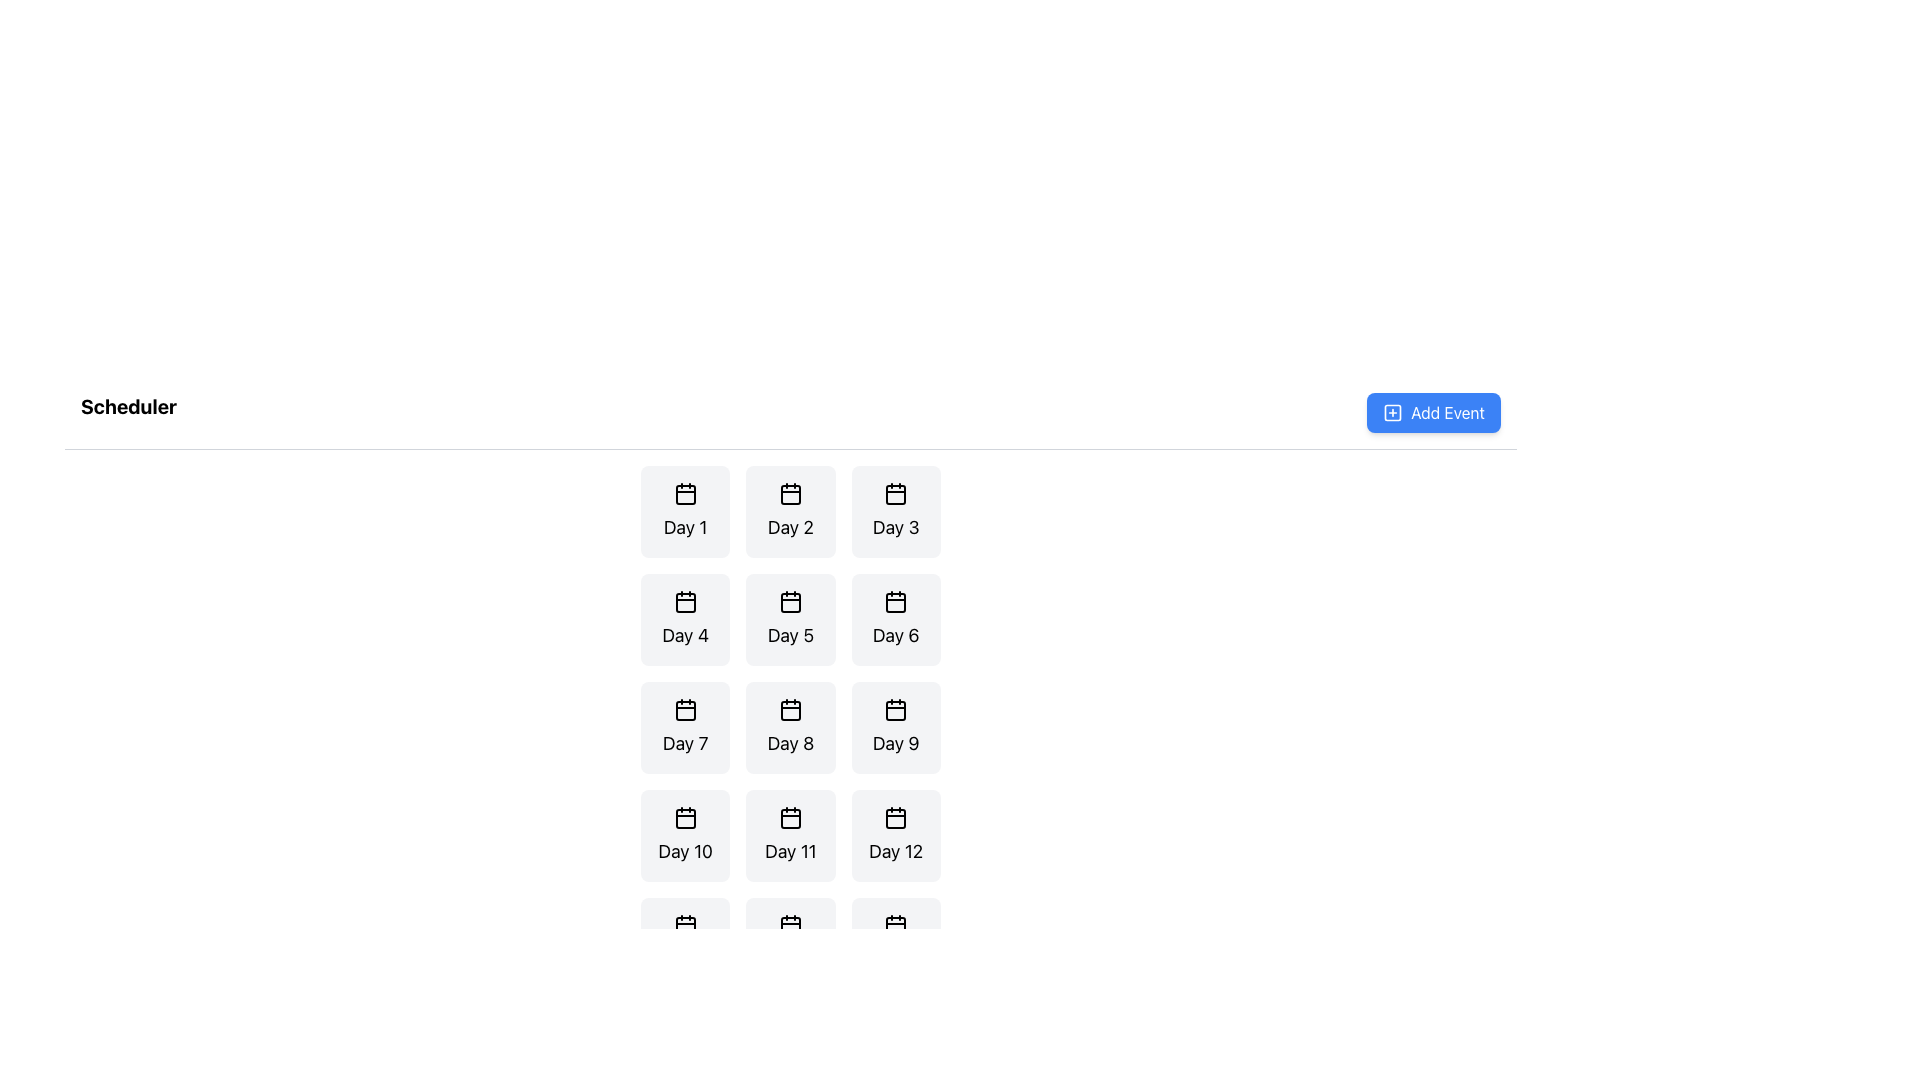 This screenshot has height=1080, width=1920. What do you see at coordinates (685, 636) in the screenshot?
I see `the 'Day 4' text label in the calendar interface, which is located in the second row and first column of the grid layout` at bounding box center [685, 636].